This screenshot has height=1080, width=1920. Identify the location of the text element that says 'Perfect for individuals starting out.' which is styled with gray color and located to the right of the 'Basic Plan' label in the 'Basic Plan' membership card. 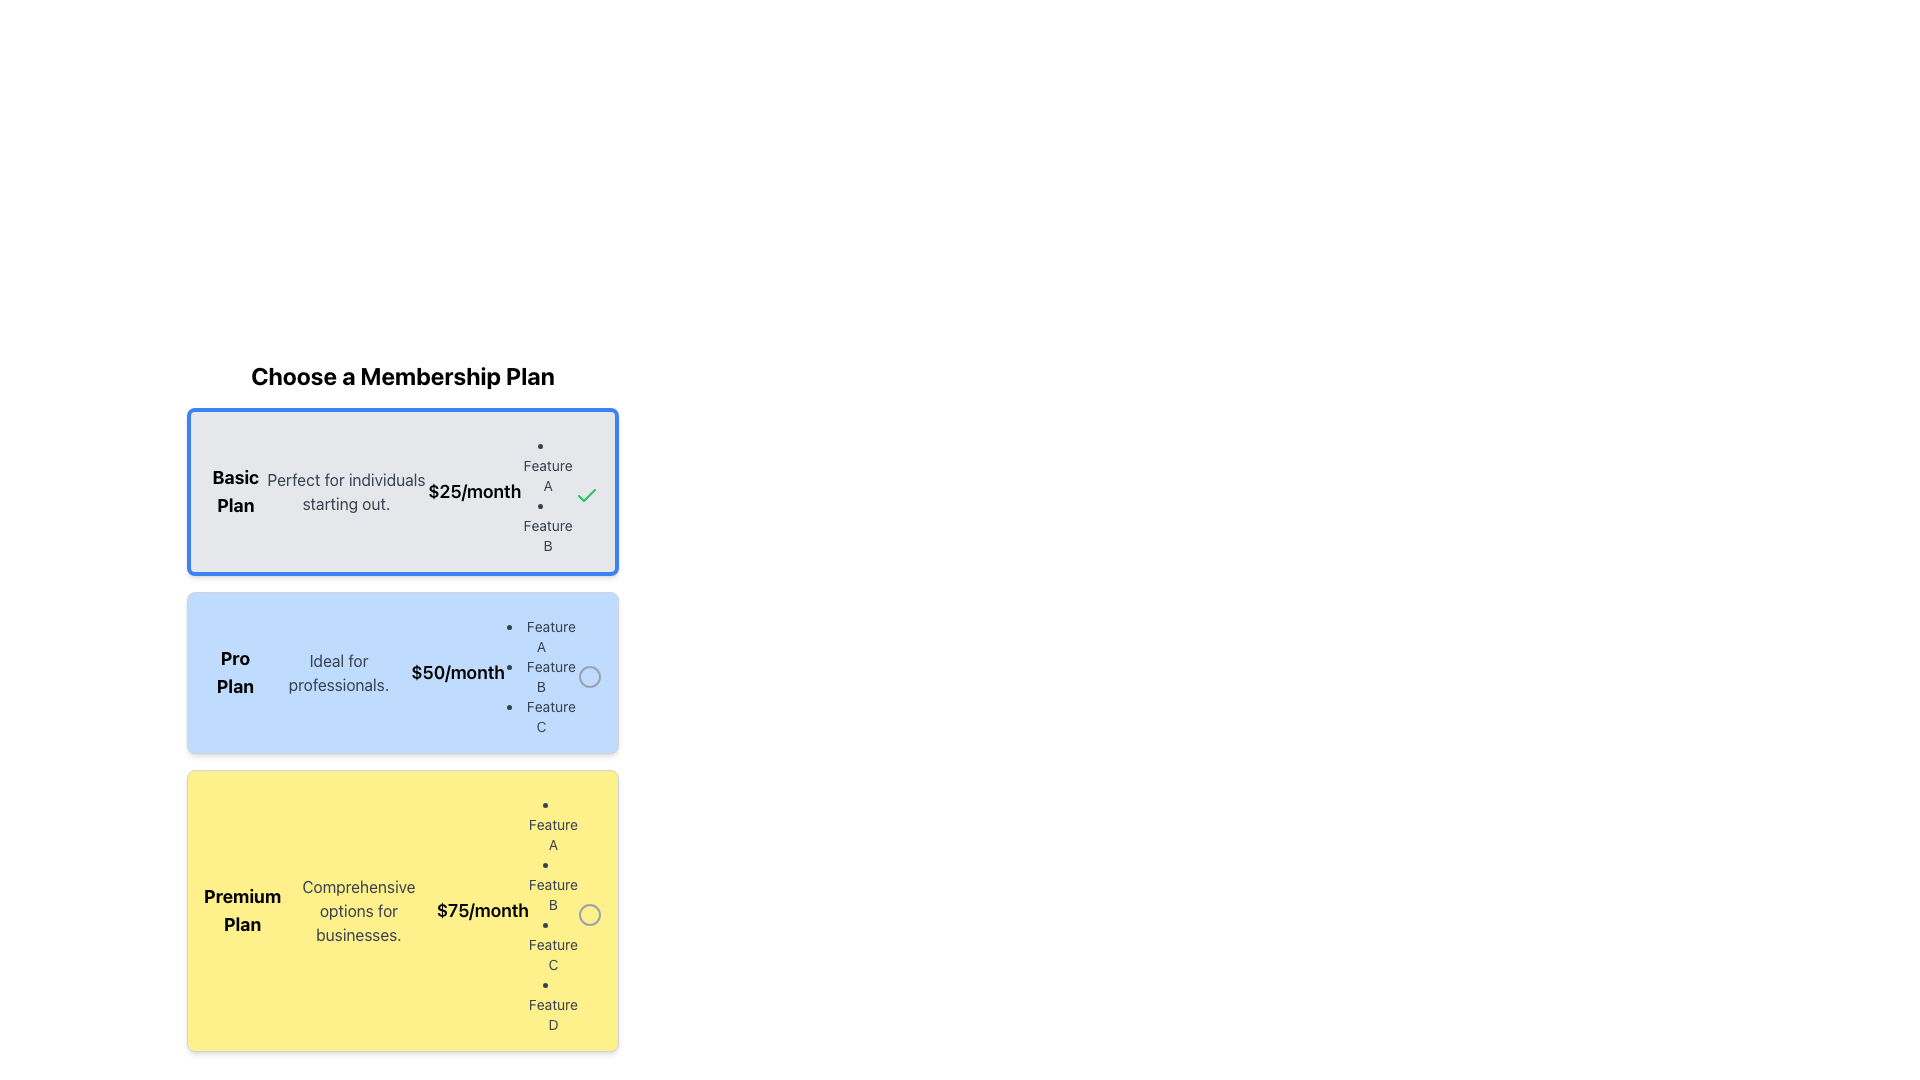
(346, 492).